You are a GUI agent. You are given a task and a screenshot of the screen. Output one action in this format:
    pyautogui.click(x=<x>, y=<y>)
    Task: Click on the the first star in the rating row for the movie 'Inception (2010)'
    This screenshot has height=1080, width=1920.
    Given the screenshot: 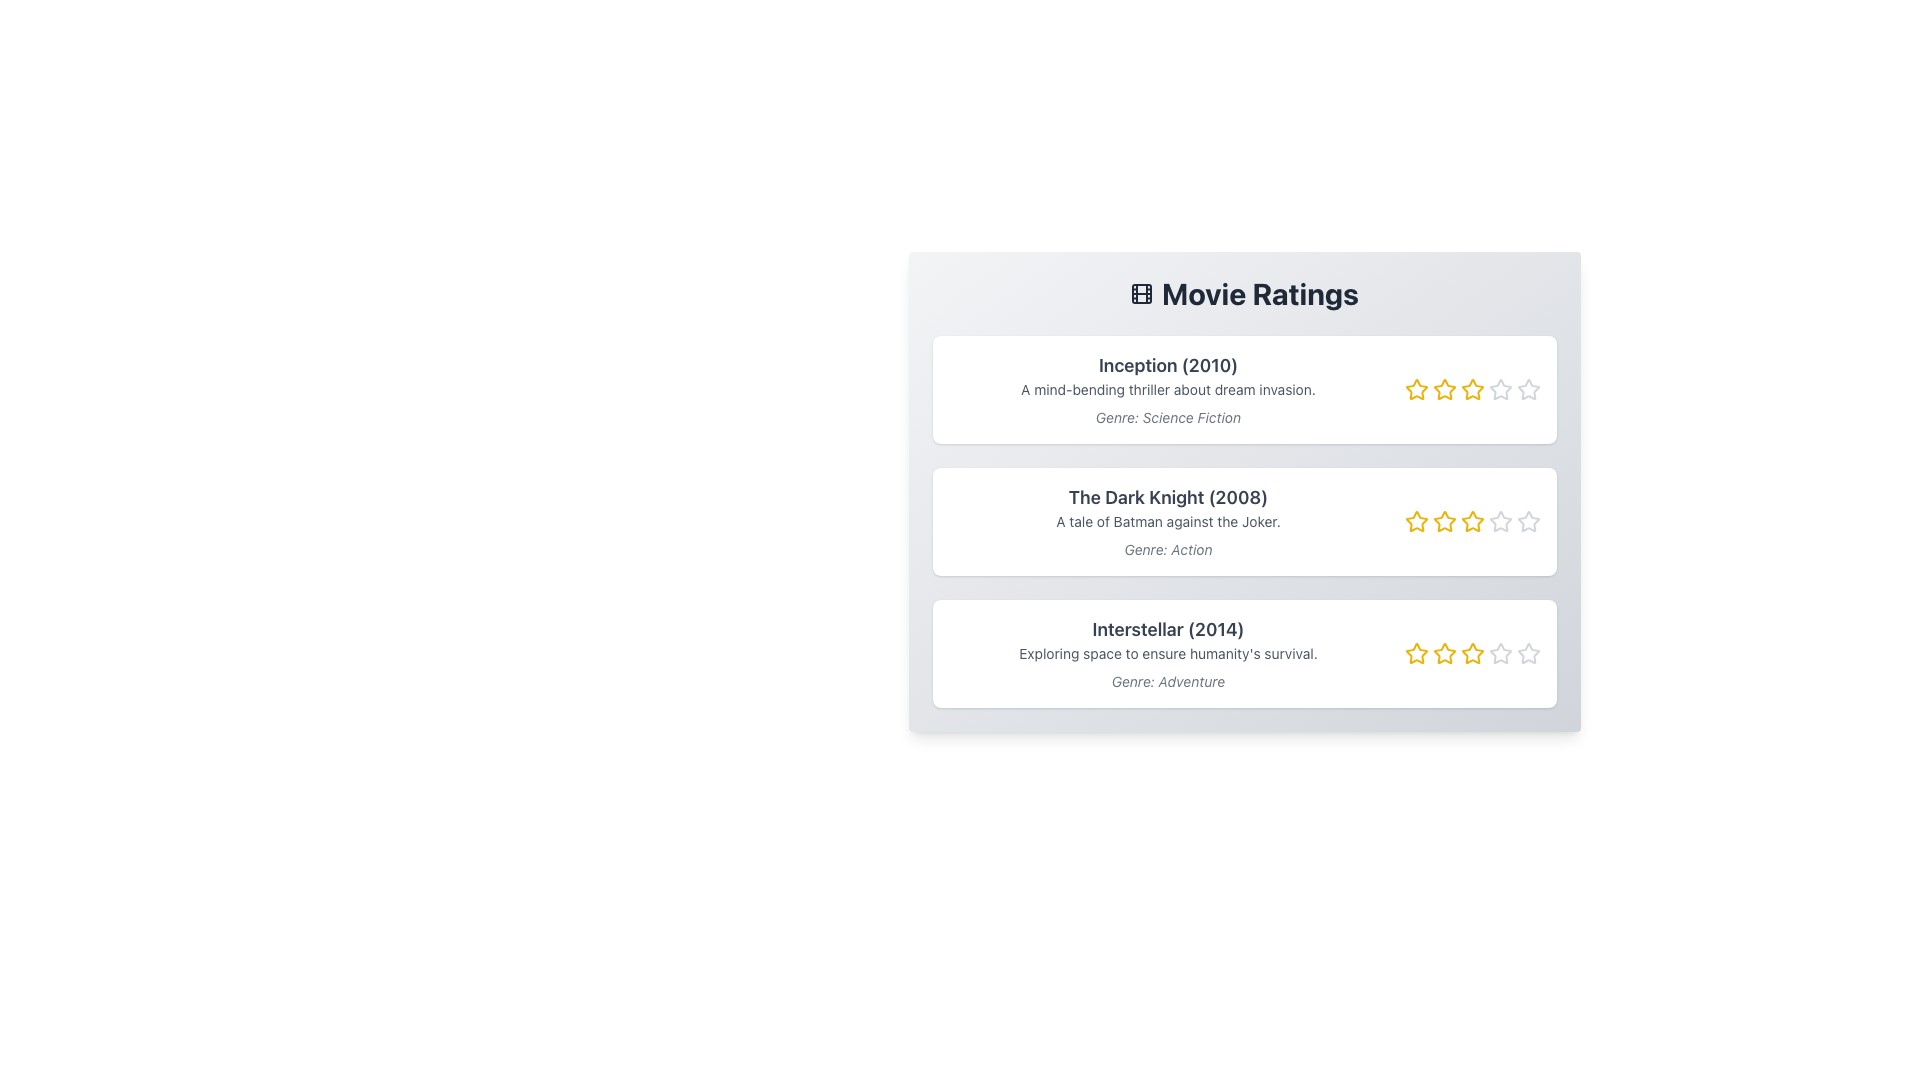 What is the action you would take?
    pyautogui.click(x=1415, y=389)
    